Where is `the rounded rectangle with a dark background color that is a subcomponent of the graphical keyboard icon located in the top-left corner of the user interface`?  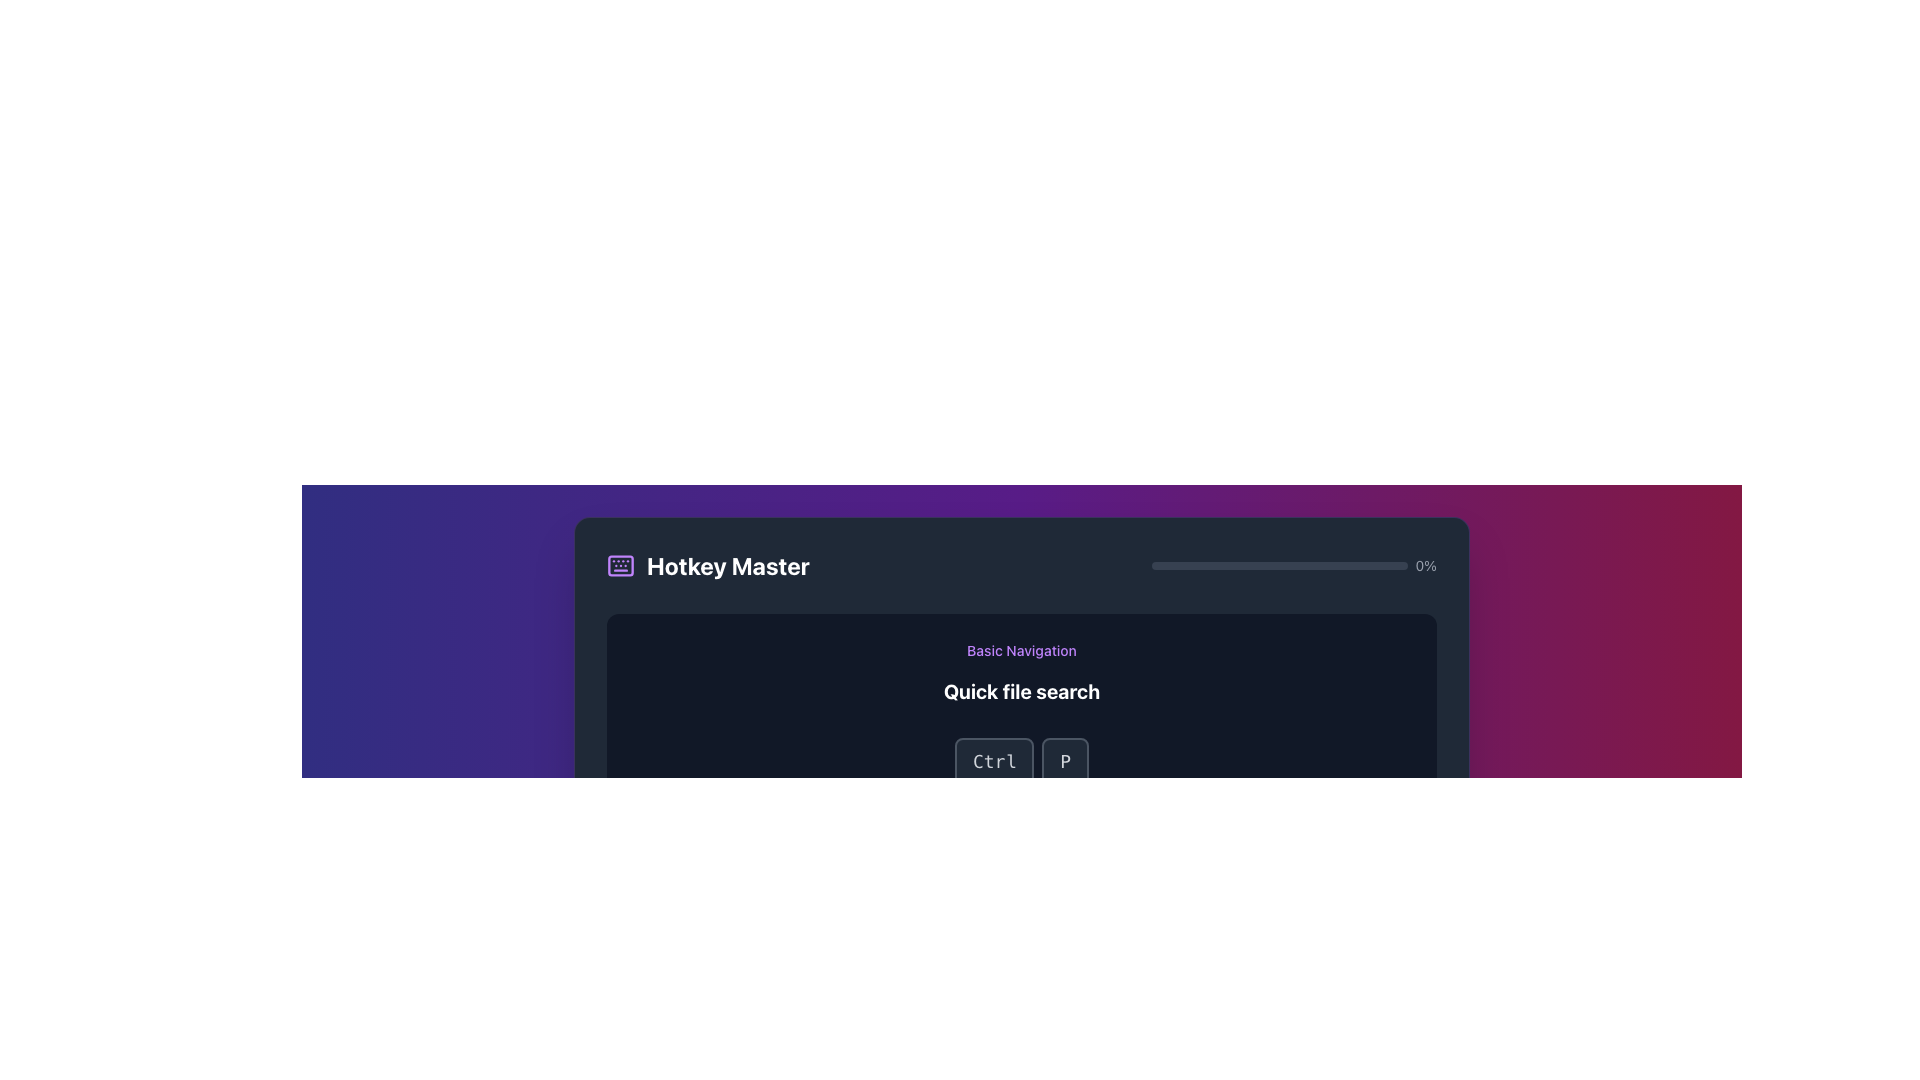
the rounded rectangle with a dark background color that is a subcomponent of the graphical keyboard icon located in the top-left corner of the user interface is located at coordinates (619, 566).